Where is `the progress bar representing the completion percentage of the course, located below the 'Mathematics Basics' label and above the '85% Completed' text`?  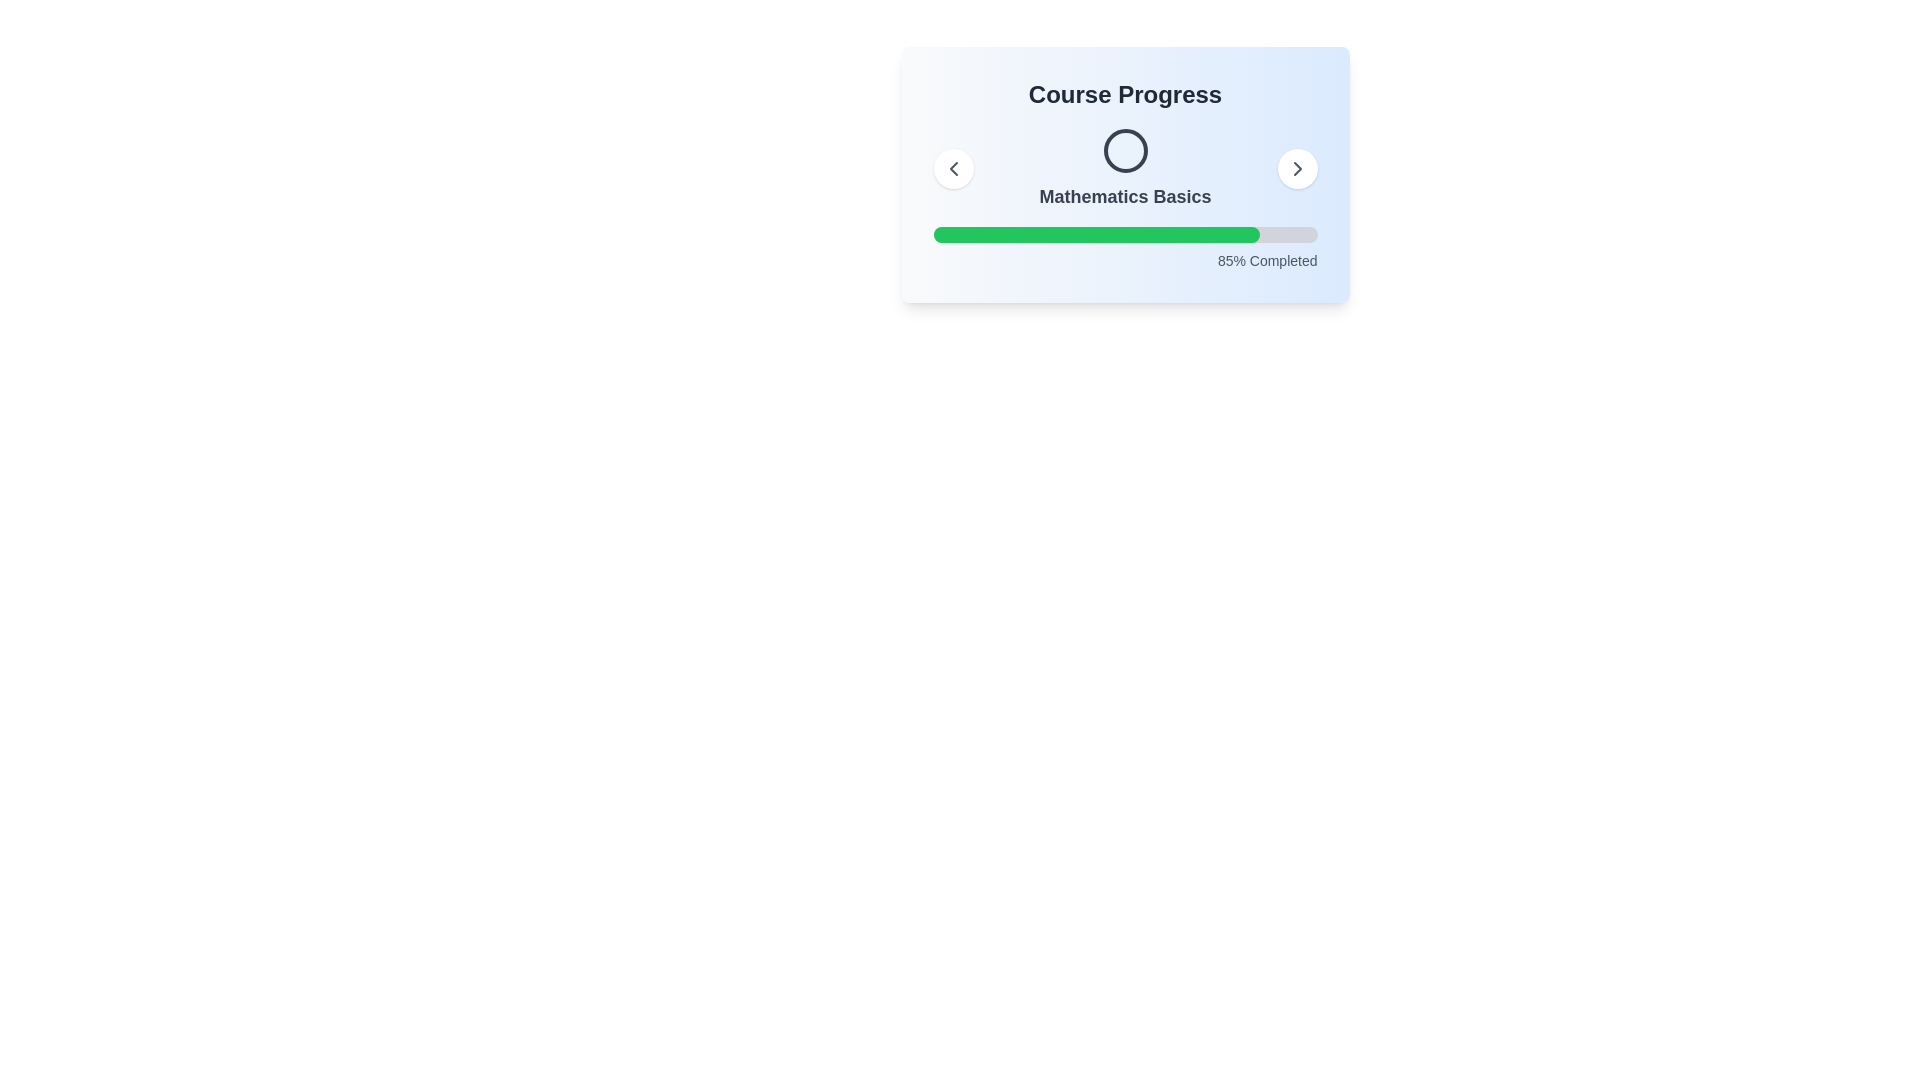
the progress bar representing the completion percentage of the course, located below the 'Mathematics Basics' label and above the '85% Completed' text is located at coordinates (1125, 234).